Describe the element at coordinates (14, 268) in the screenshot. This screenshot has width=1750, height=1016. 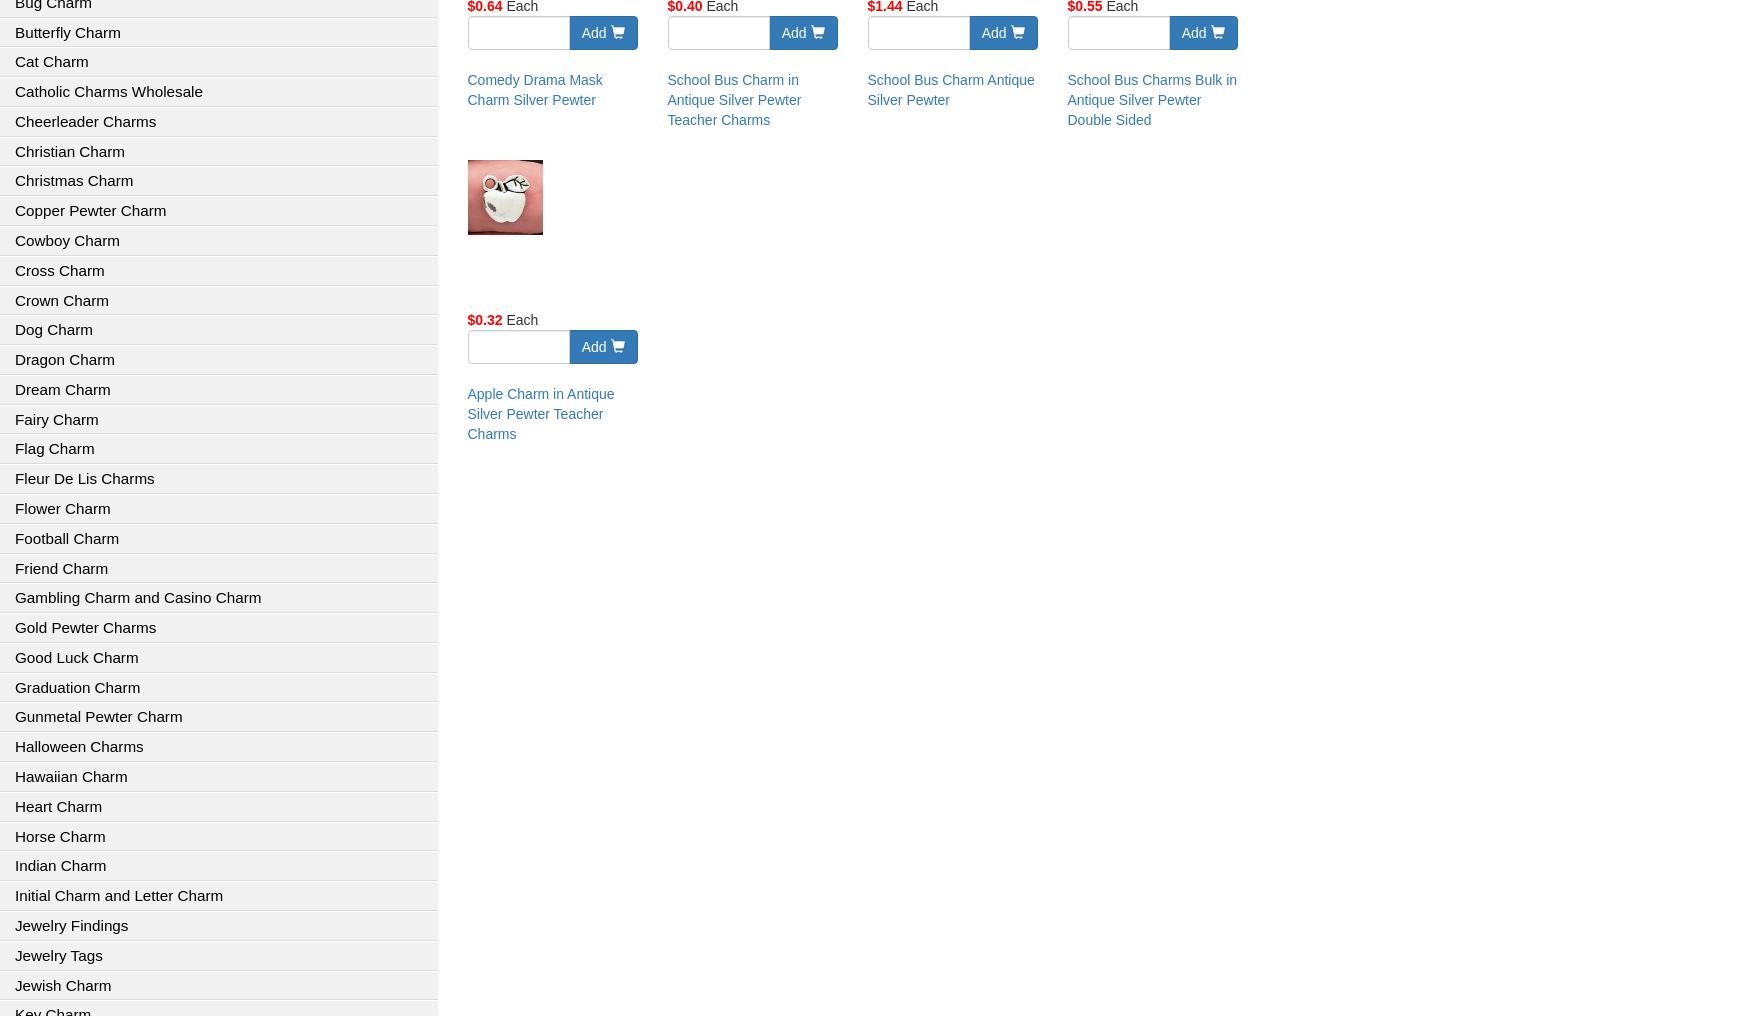
I see `'Cross Charm'` at that location.